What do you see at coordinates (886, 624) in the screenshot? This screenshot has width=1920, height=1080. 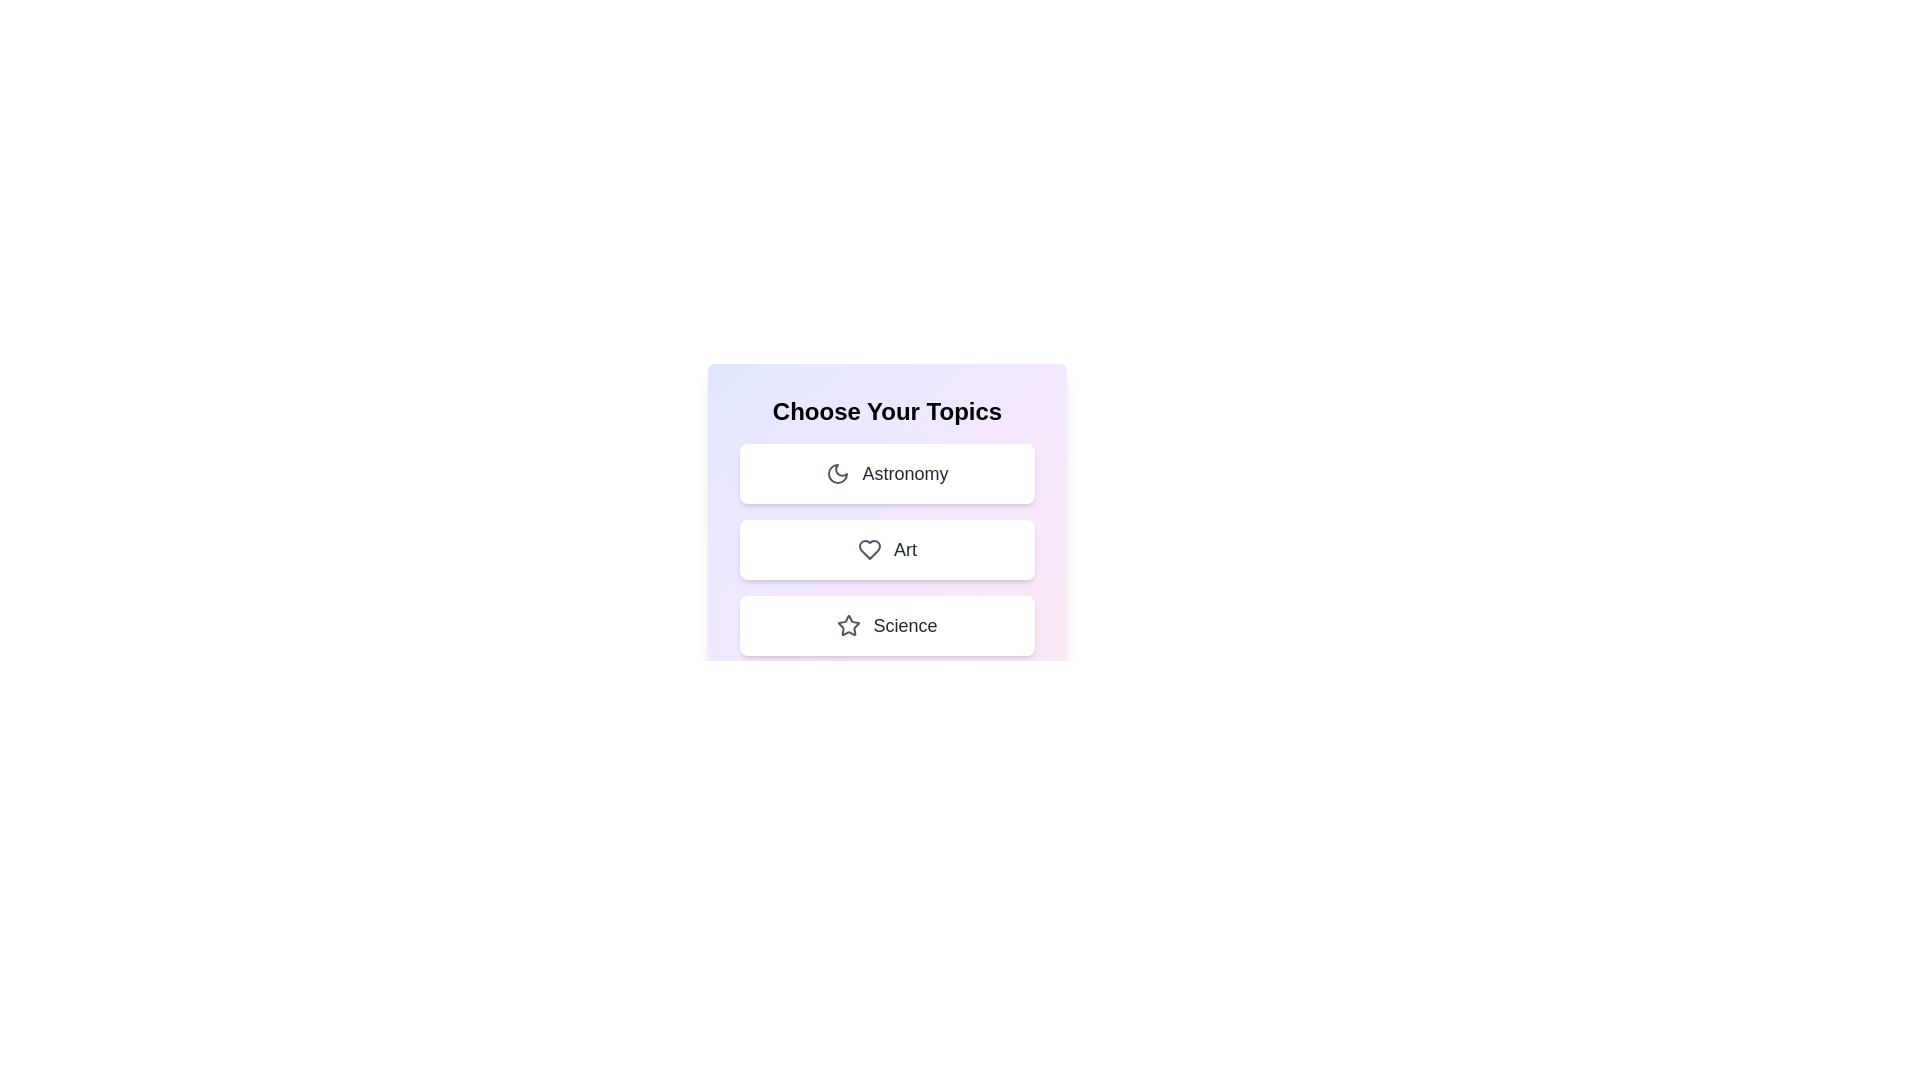 I see `the topic Science by clicking on its corresponding area` at bounding box center [886, 624].